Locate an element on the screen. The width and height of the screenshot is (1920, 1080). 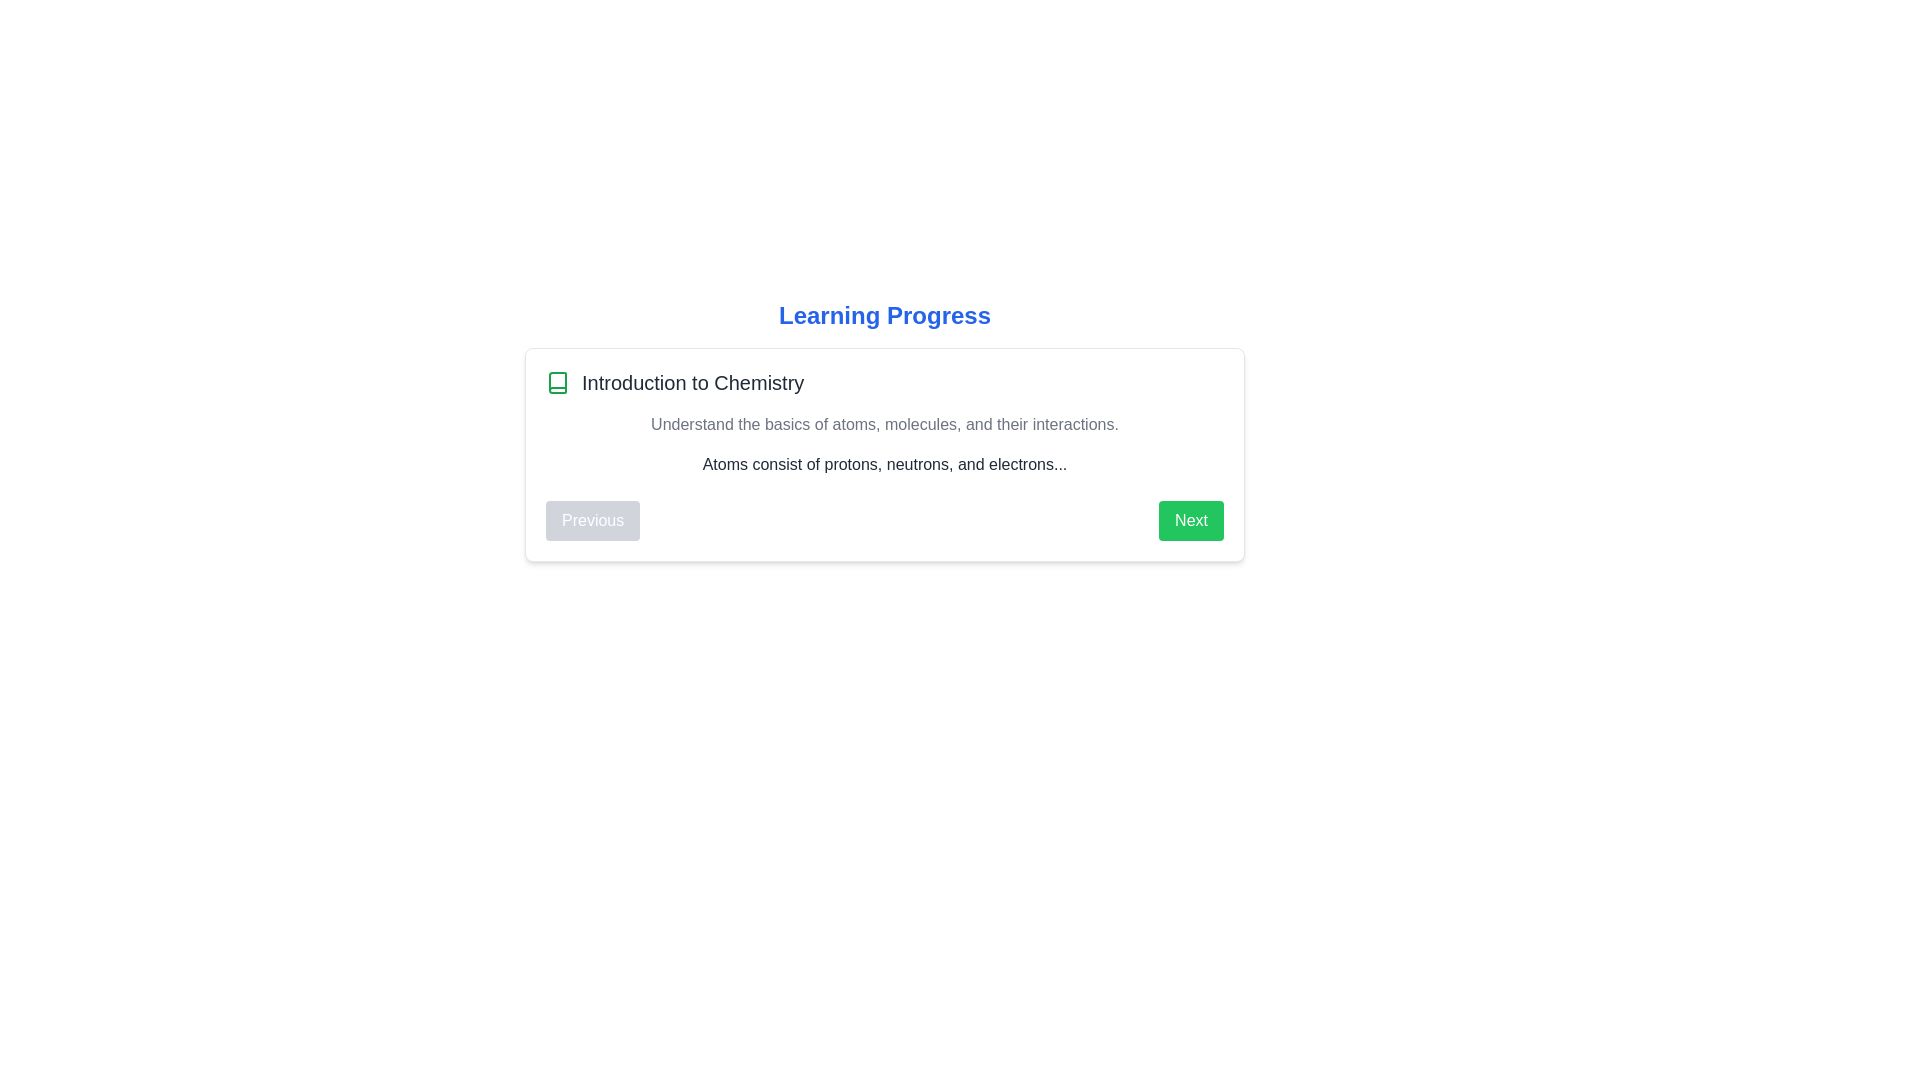
text element that serves as a section title or heading, positioned at the top center of the interface above the bordered box containing details about 'Introduction to Chemistry.' is located at coordinates (883, 315).